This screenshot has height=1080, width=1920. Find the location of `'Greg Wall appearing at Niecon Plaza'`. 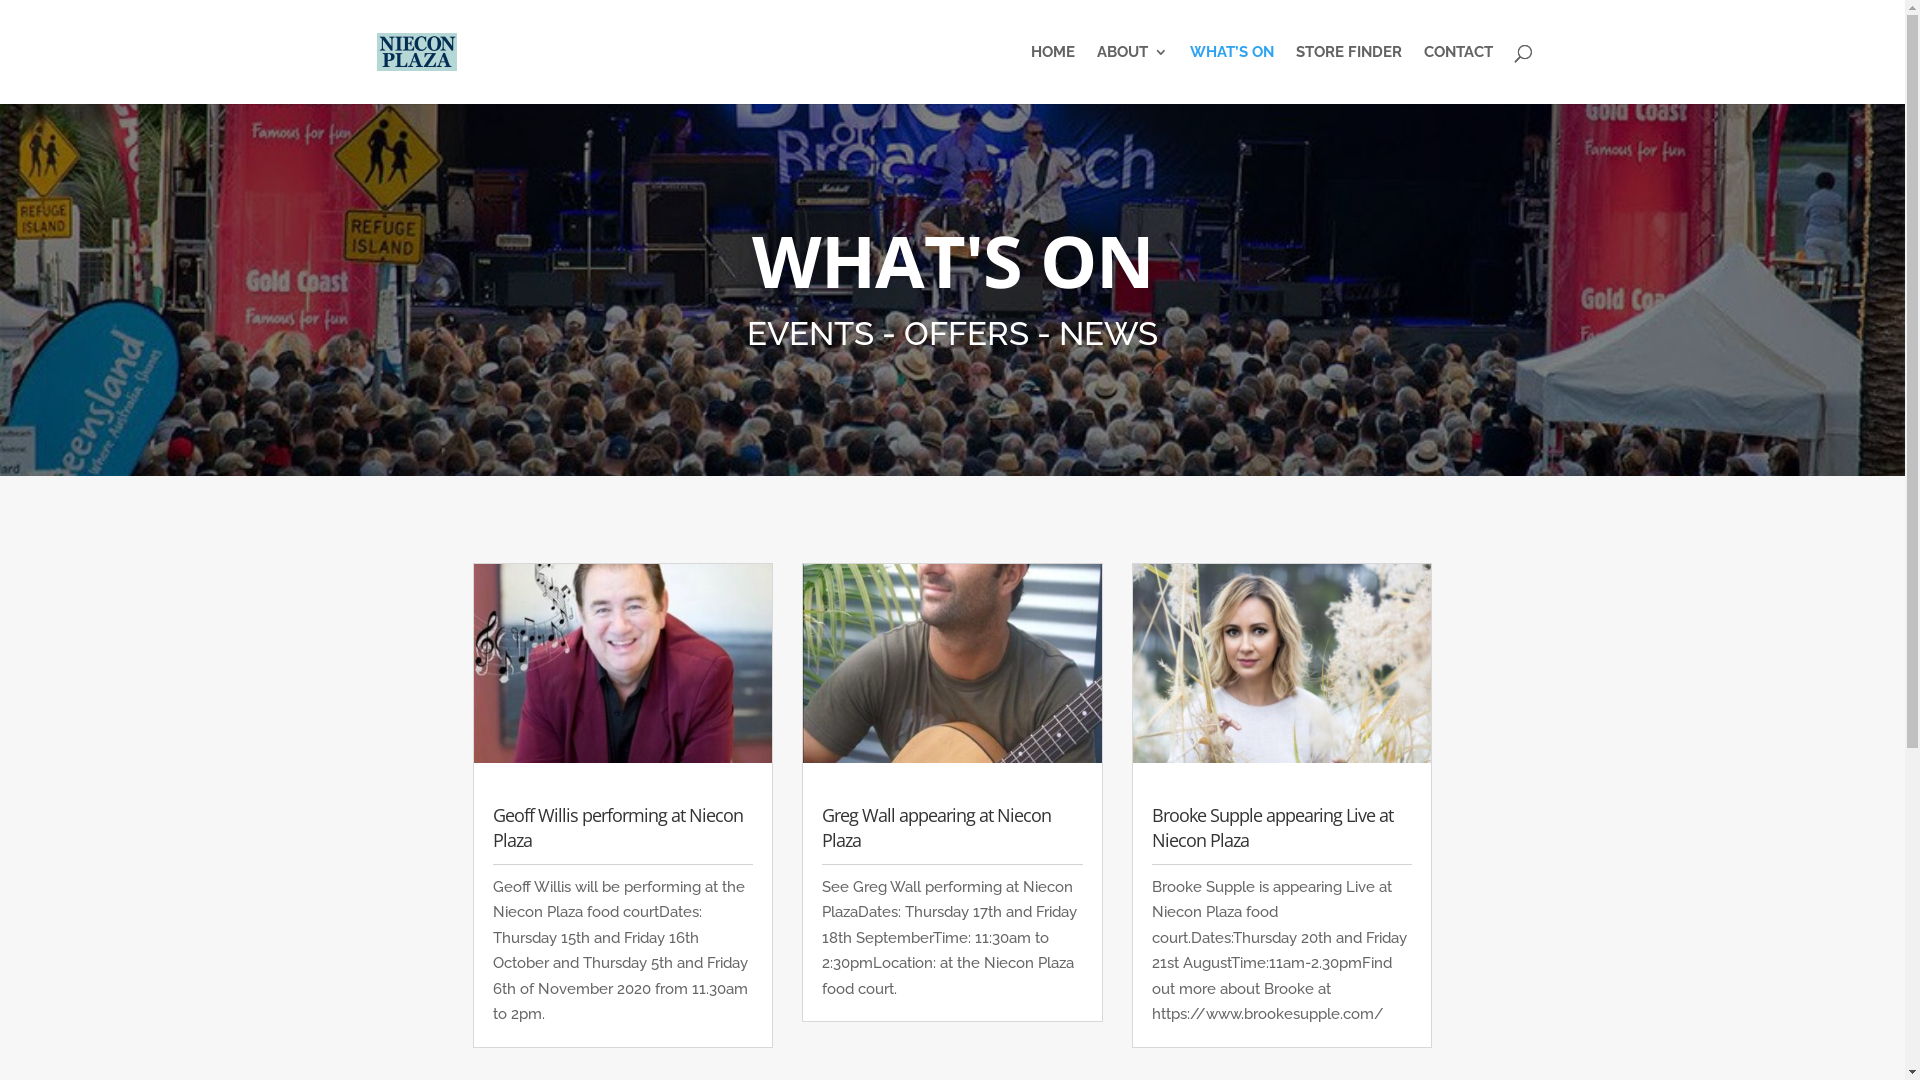

'Greg Wall appearing at Niecon Plaza' is located at coordinates (821, 827).